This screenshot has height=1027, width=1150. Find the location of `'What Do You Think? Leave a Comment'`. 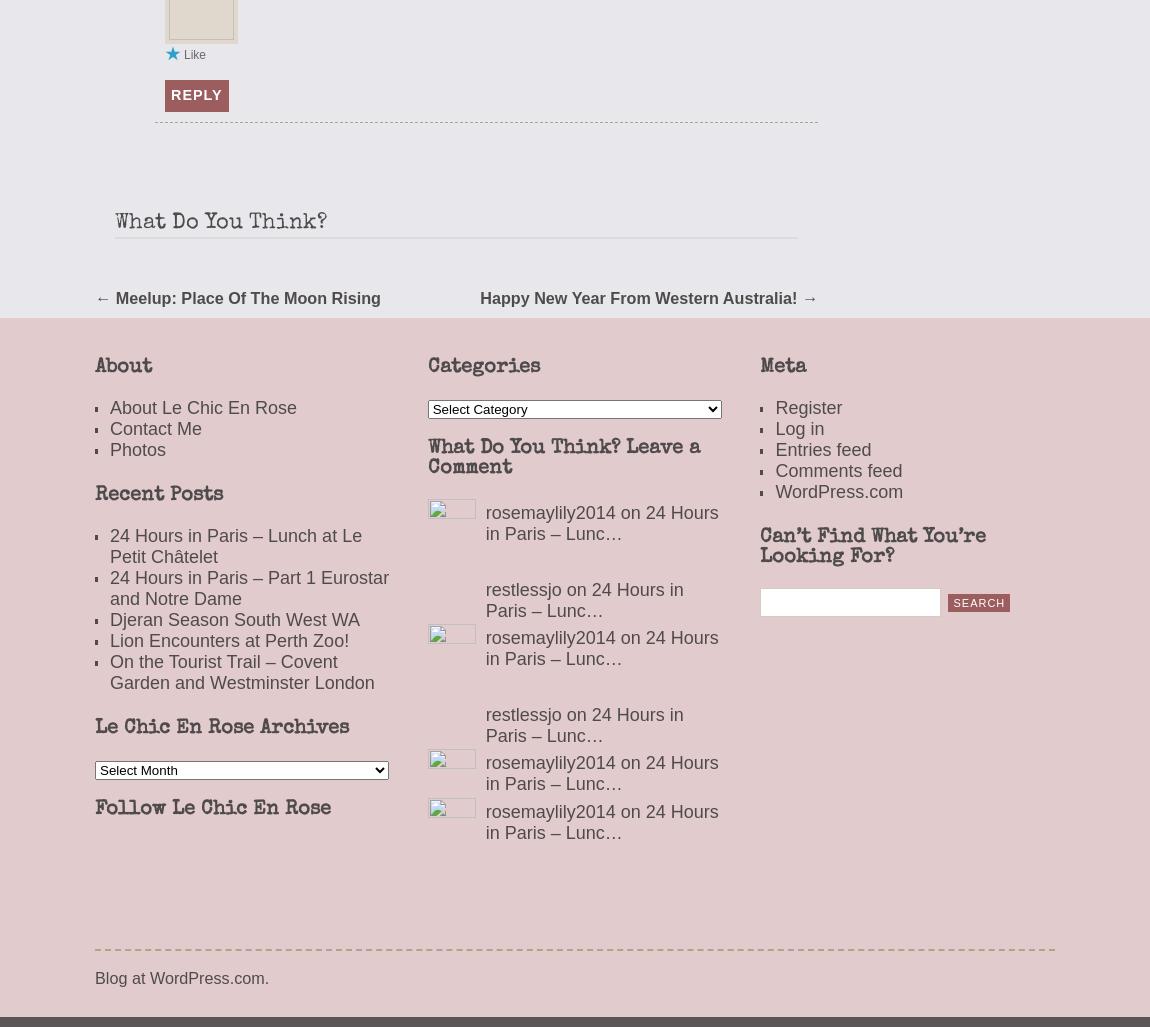

'What Do You Think? Leave a Comment' is located at coordinates (426, 458).